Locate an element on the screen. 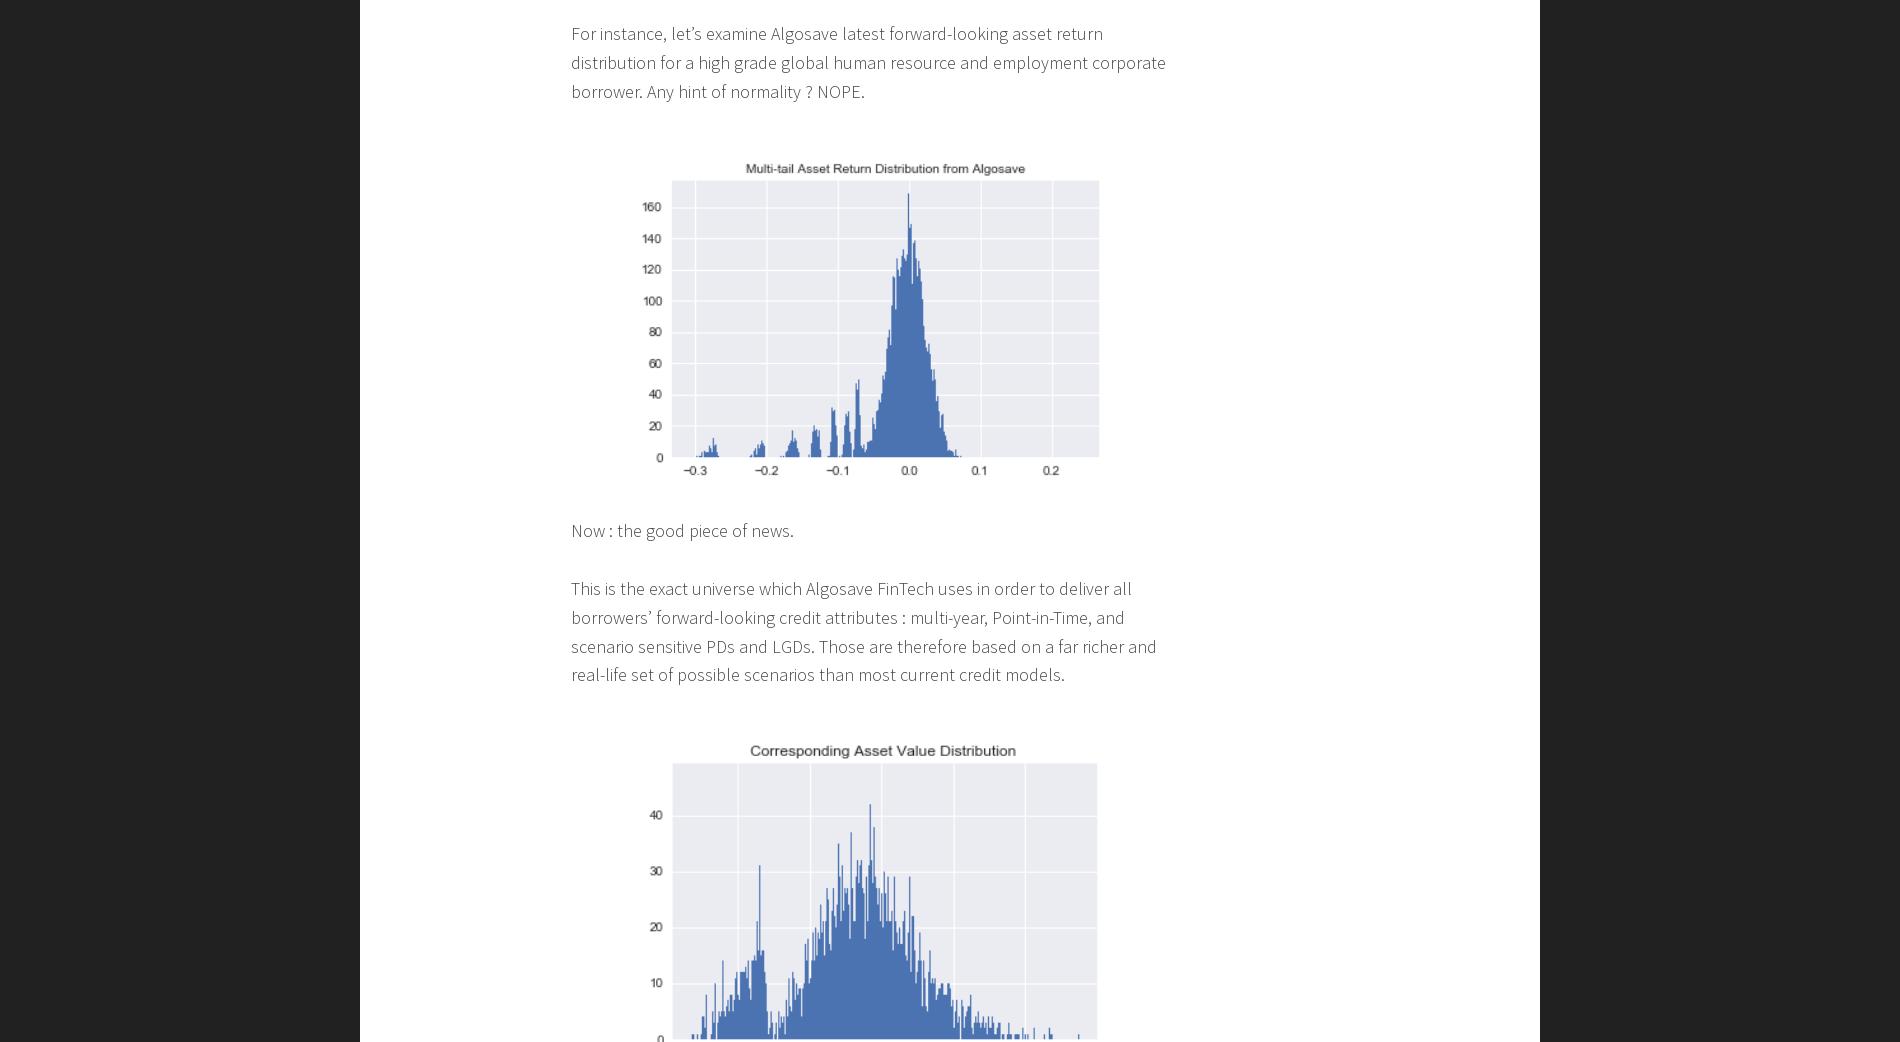 This screenshot has height=1042, width=1900. 'By construction, most existing credit models assume normality of asset-return distribution in order to be able to compute their Distance to Default and other related credit attributes.' is located at coordinates (860, 582).